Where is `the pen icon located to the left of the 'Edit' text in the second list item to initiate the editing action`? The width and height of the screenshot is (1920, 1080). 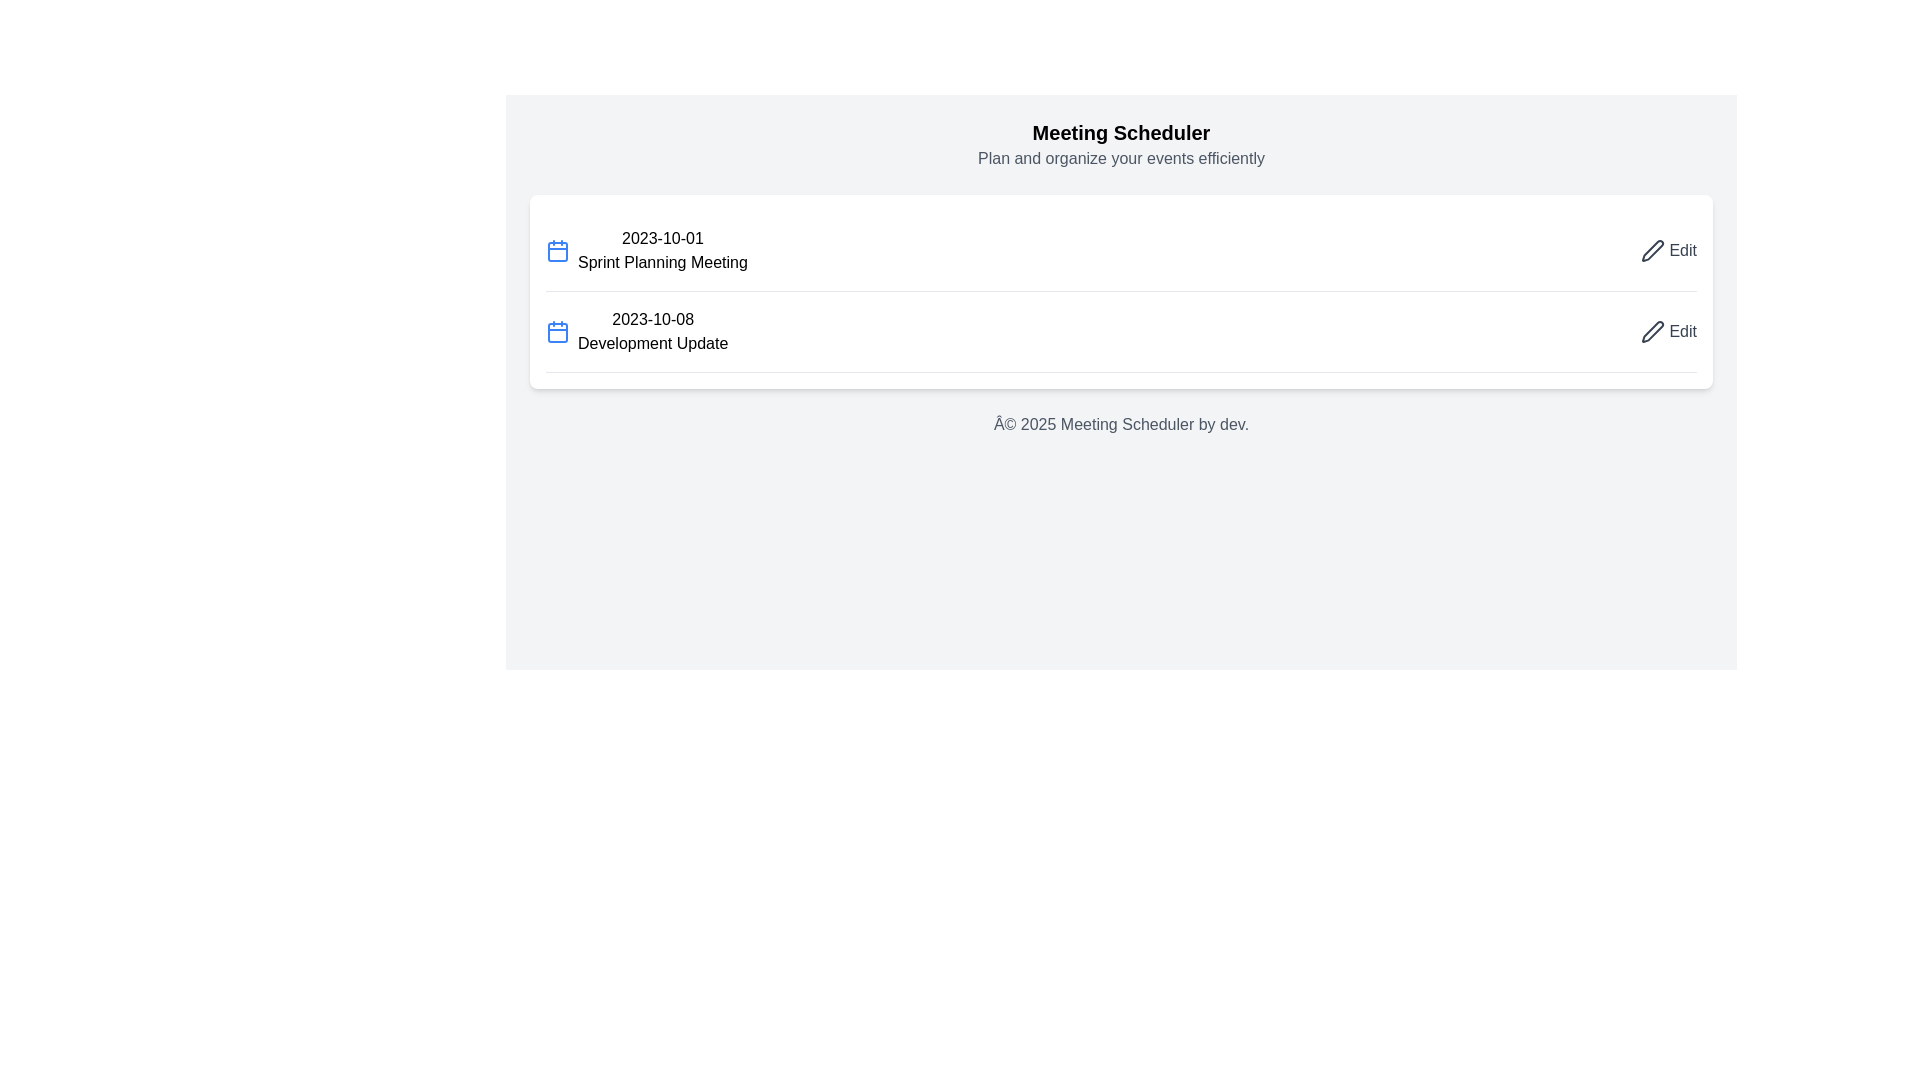
the pen icon located to the left of the 'Edit' text in the second list item to initiate the editing action is located at coordinates (1653, 330).